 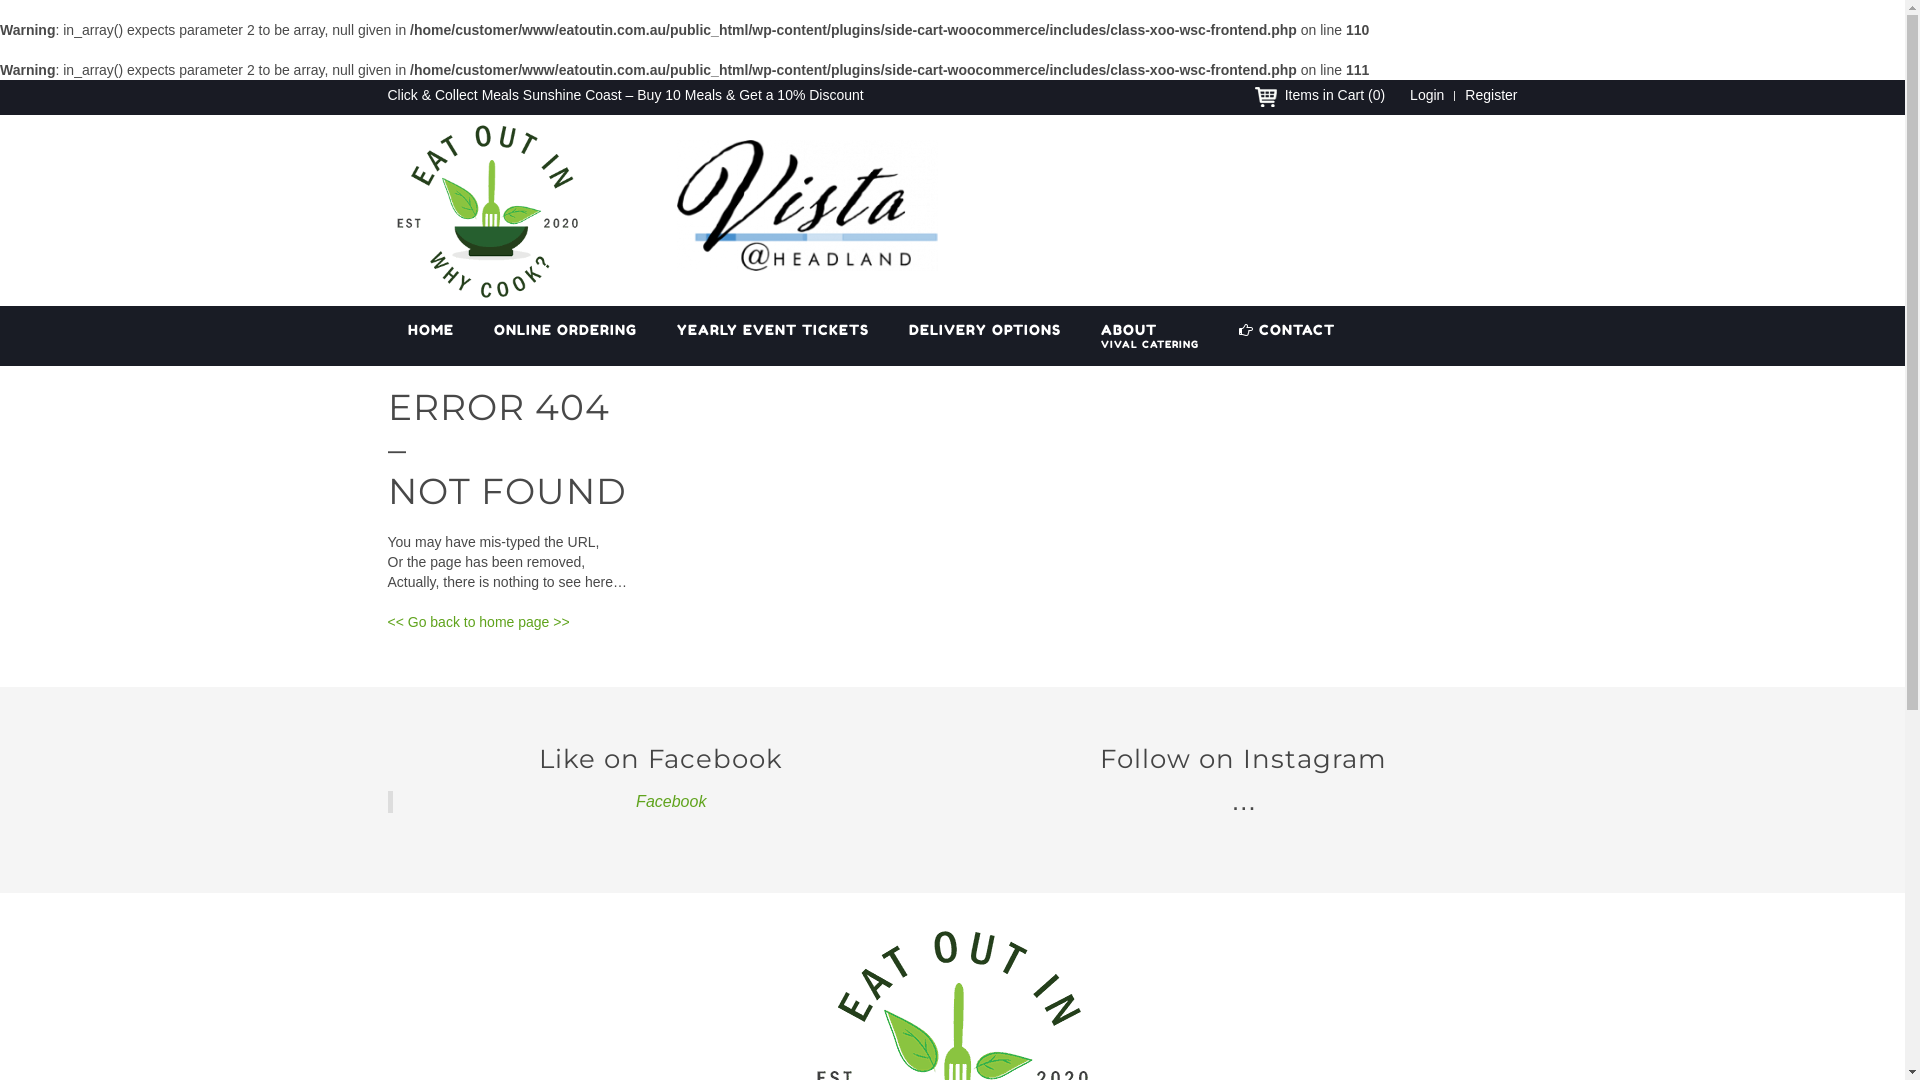 I want to click on 'ABOUT, so click(x=1148, y=334).